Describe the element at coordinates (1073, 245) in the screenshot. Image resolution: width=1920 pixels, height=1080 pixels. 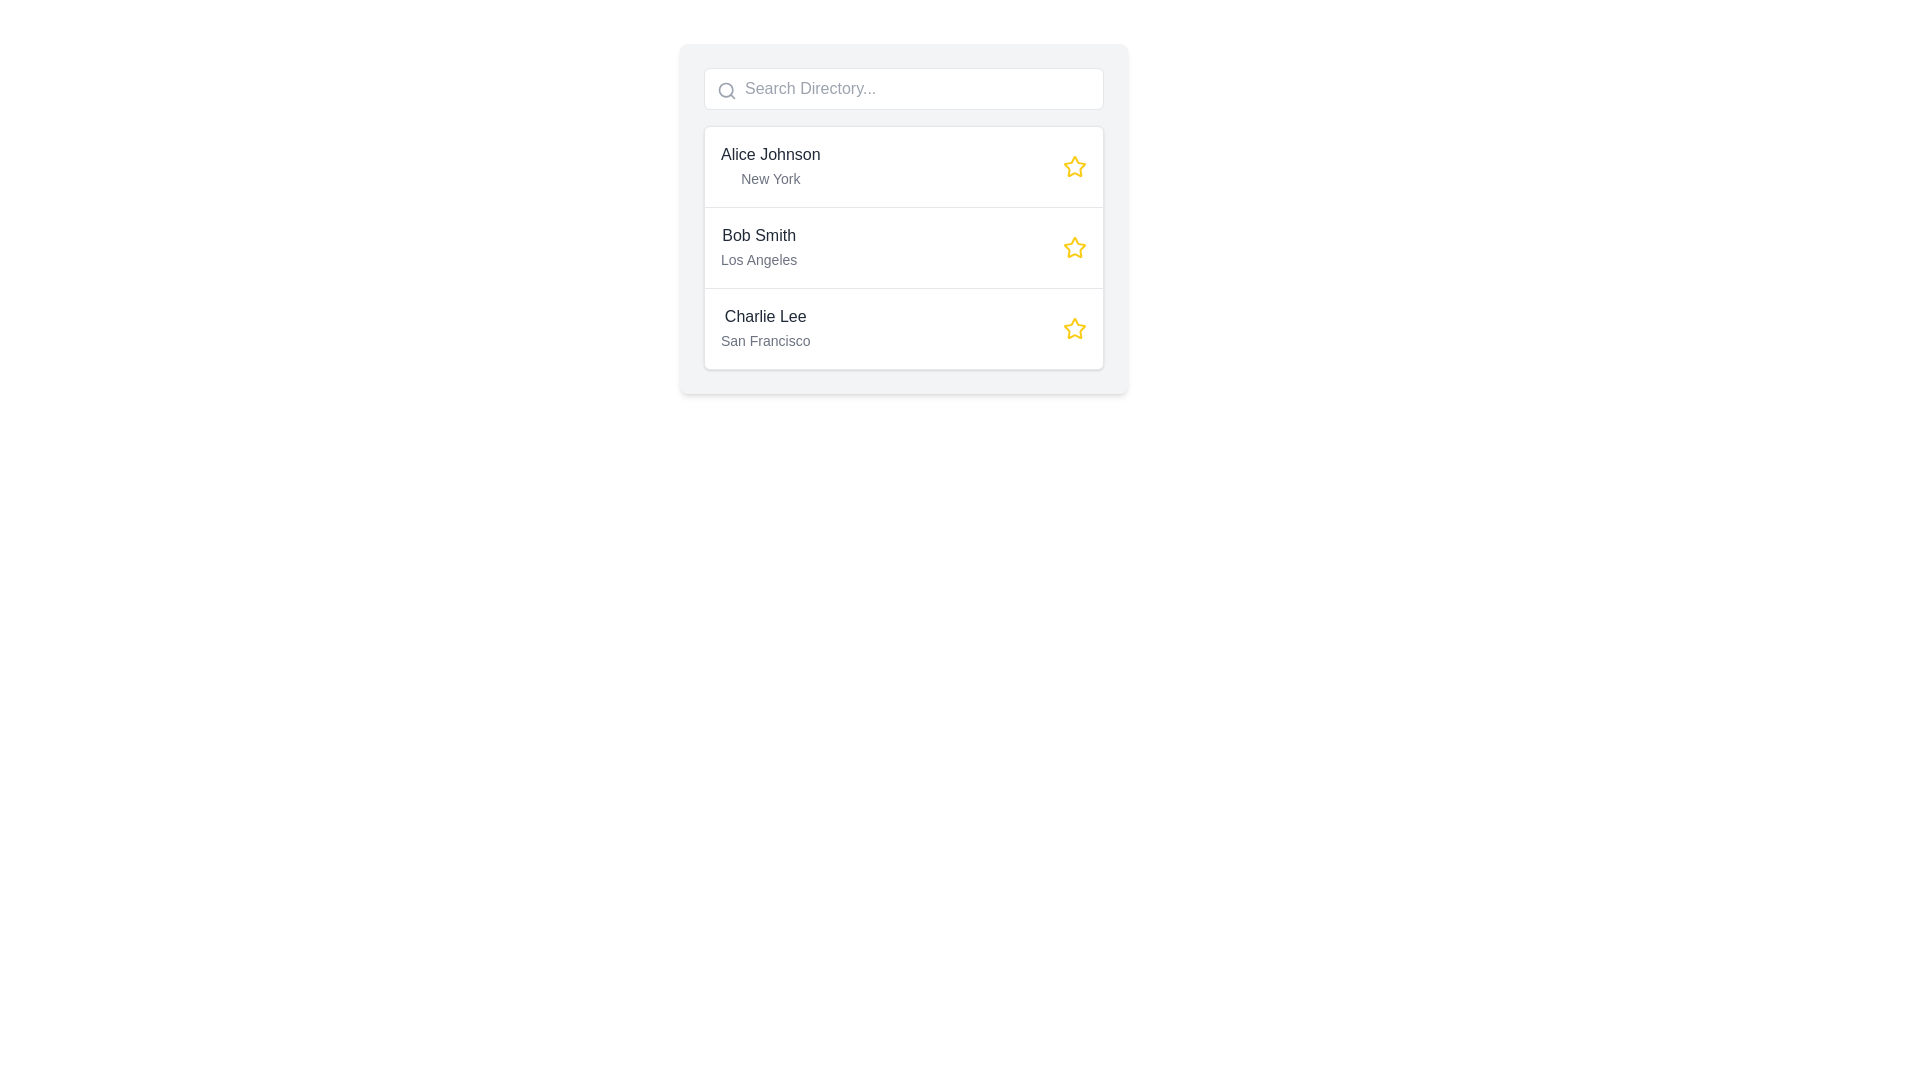
I see `the star marker icon located near 'Bob Smith'` at that location.